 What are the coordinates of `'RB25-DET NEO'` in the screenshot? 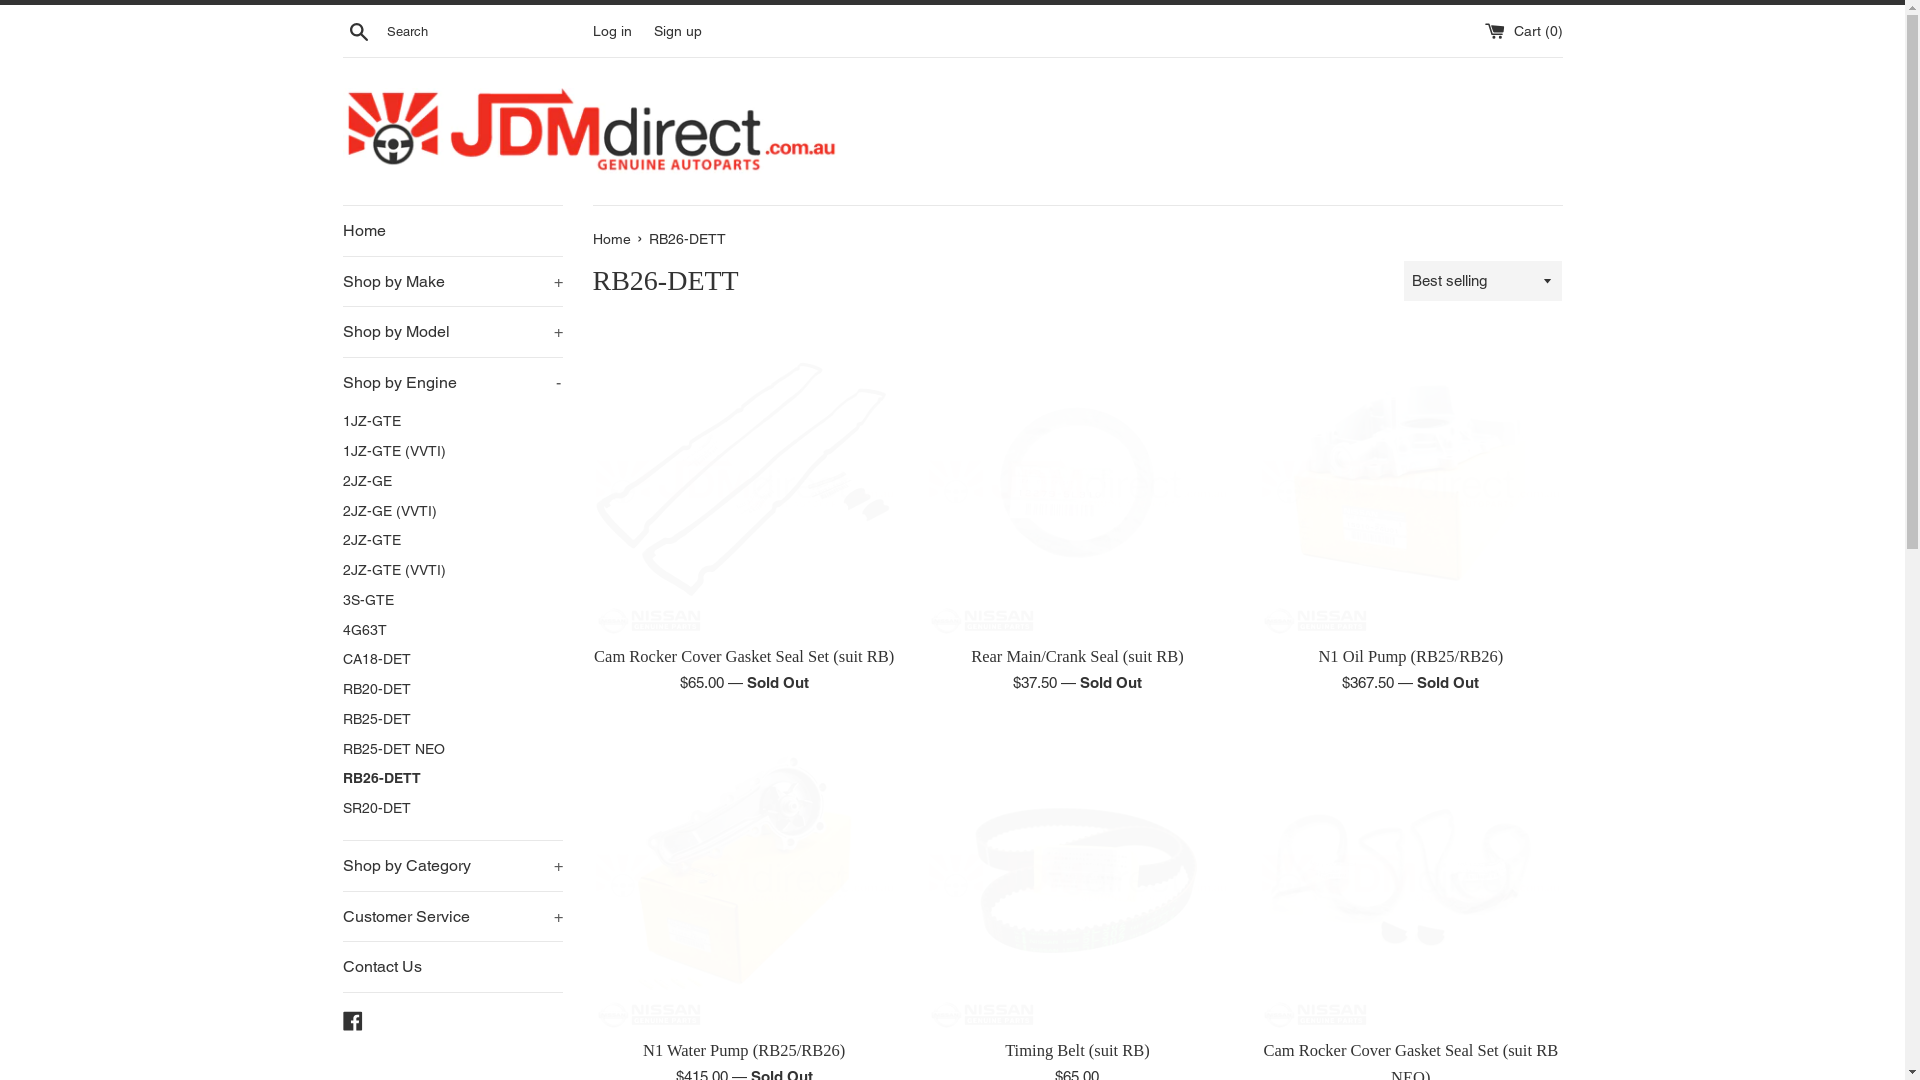 It's located at (450, 749).